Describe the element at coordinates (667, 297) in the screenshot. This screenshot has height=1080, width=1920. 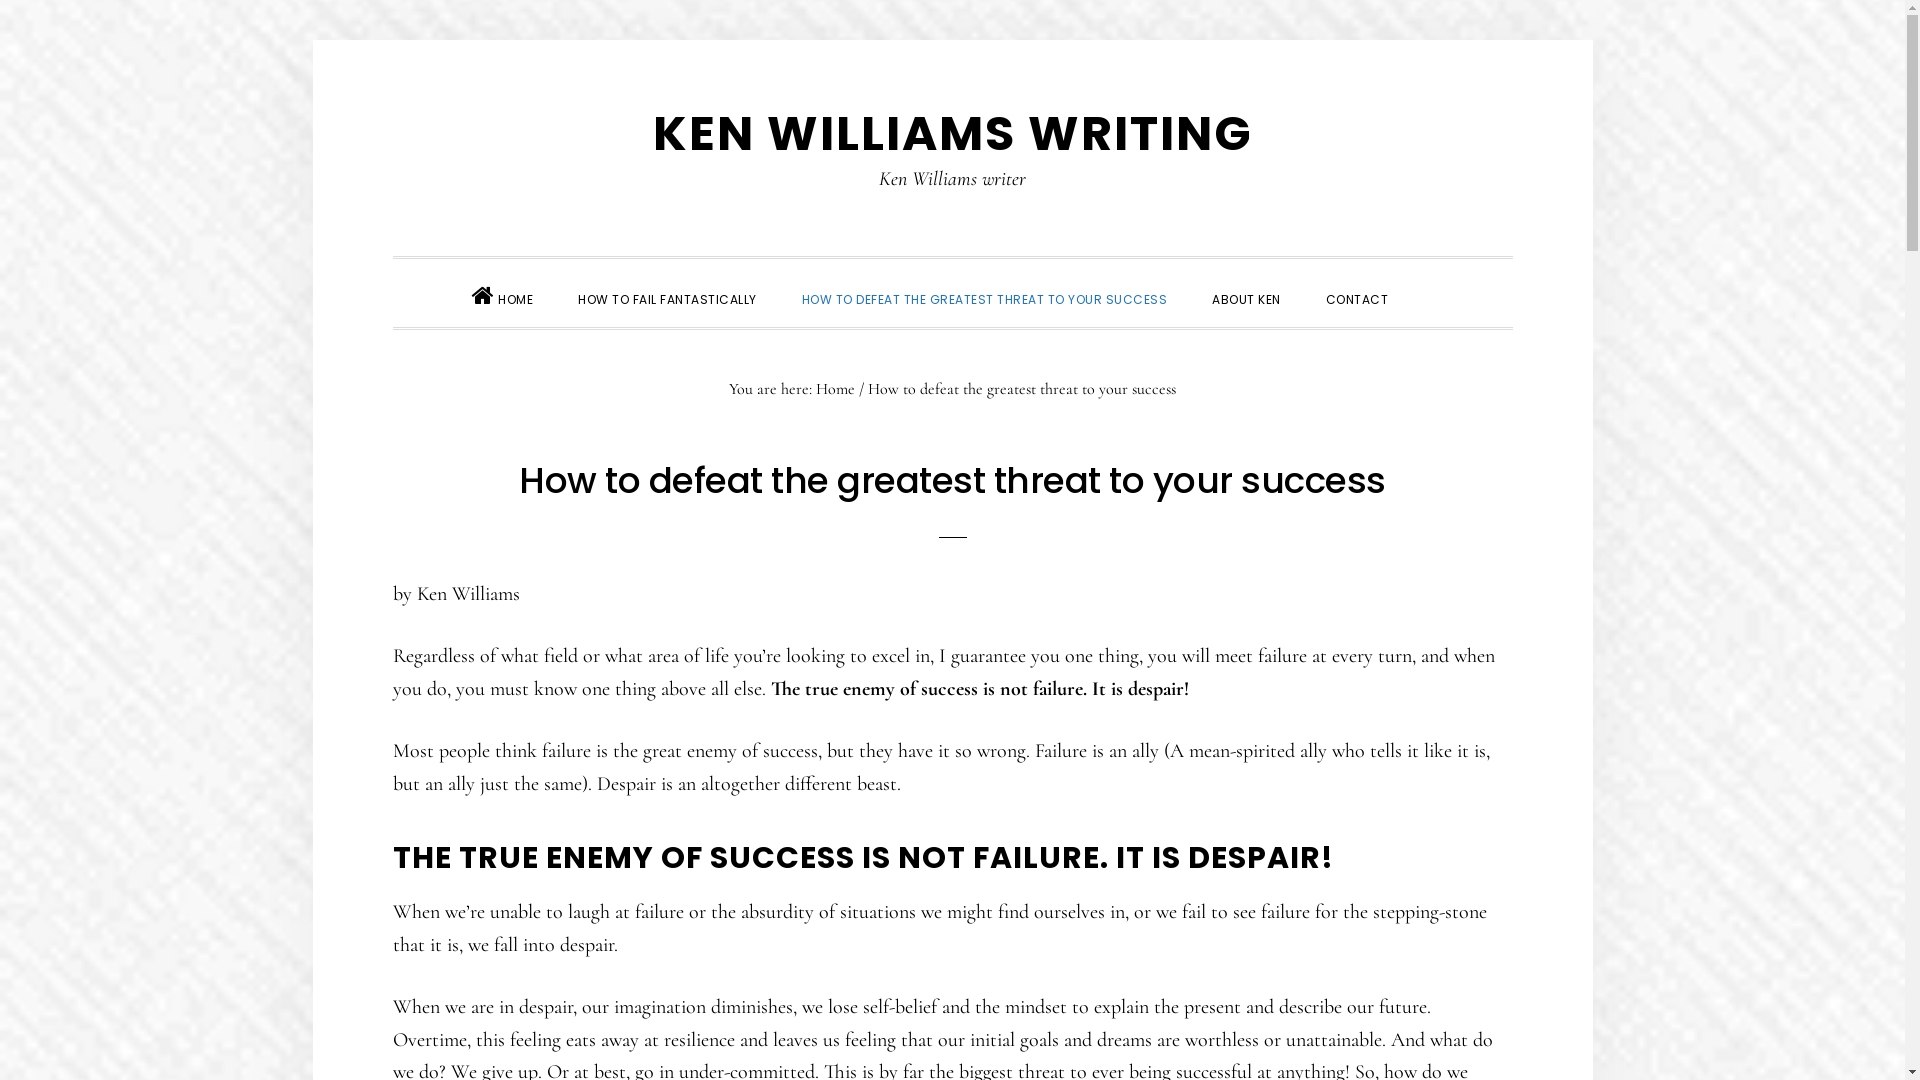
I see `'HOW TO FAIL FANTASTICALLY'` at that location.